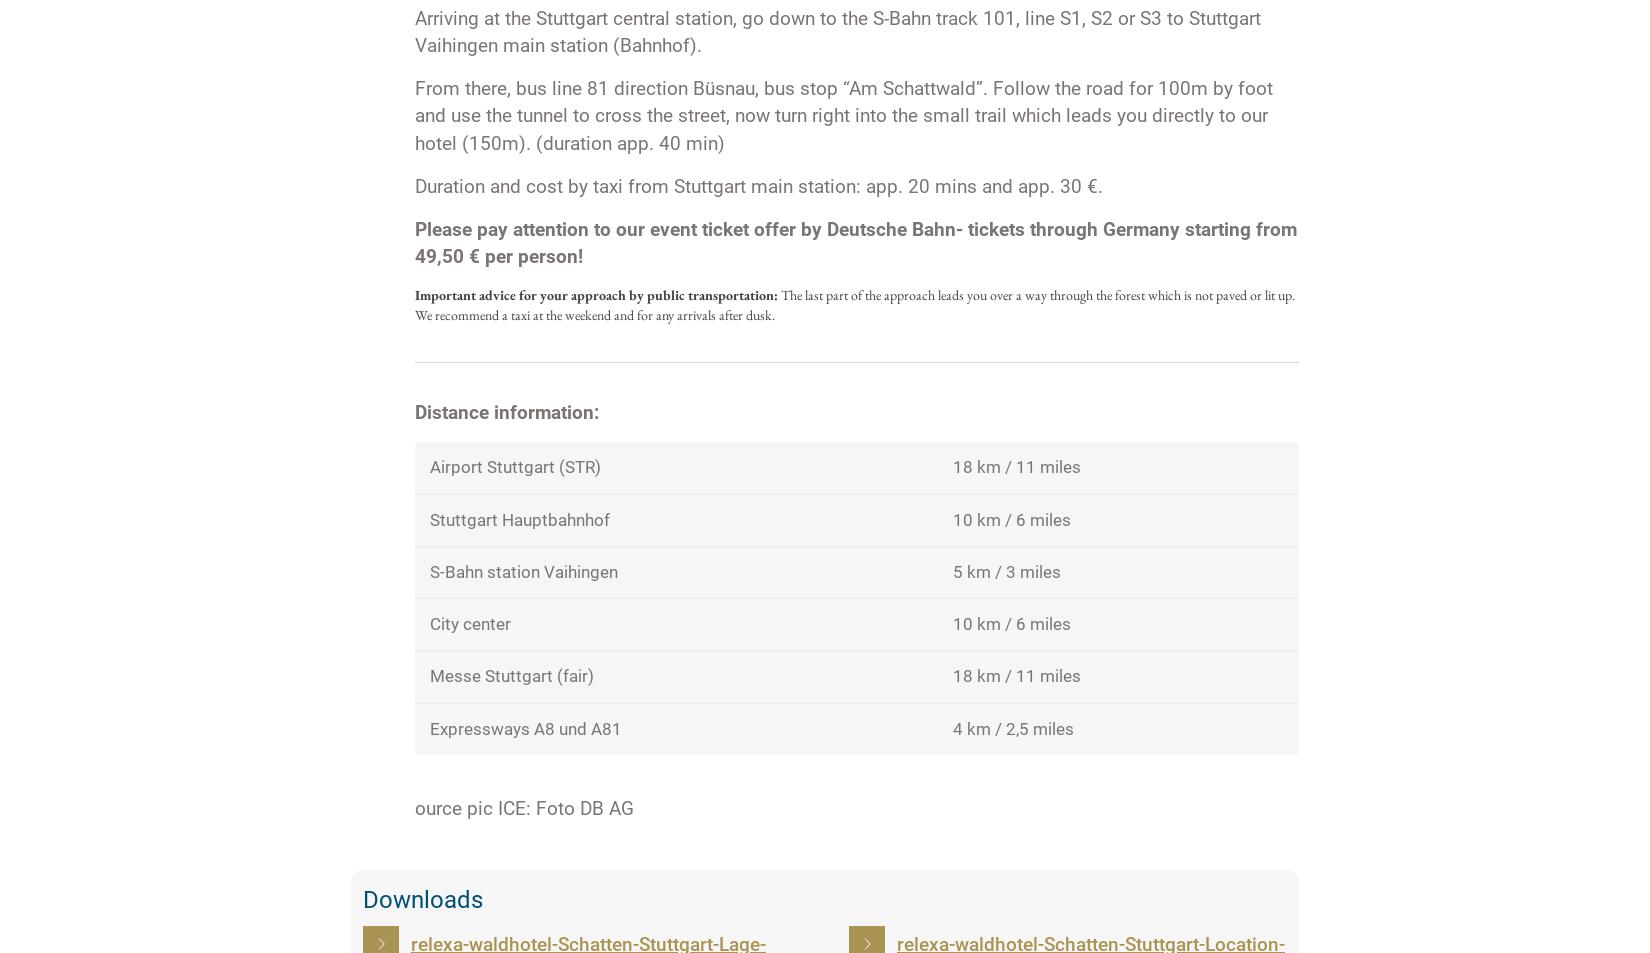 This screenshot has width=1650, height=953. What do you see at coordinates (1006, 571) in the screenshot?
I see `'5 km / 3 miles'` at bounding box center [1006, 571].